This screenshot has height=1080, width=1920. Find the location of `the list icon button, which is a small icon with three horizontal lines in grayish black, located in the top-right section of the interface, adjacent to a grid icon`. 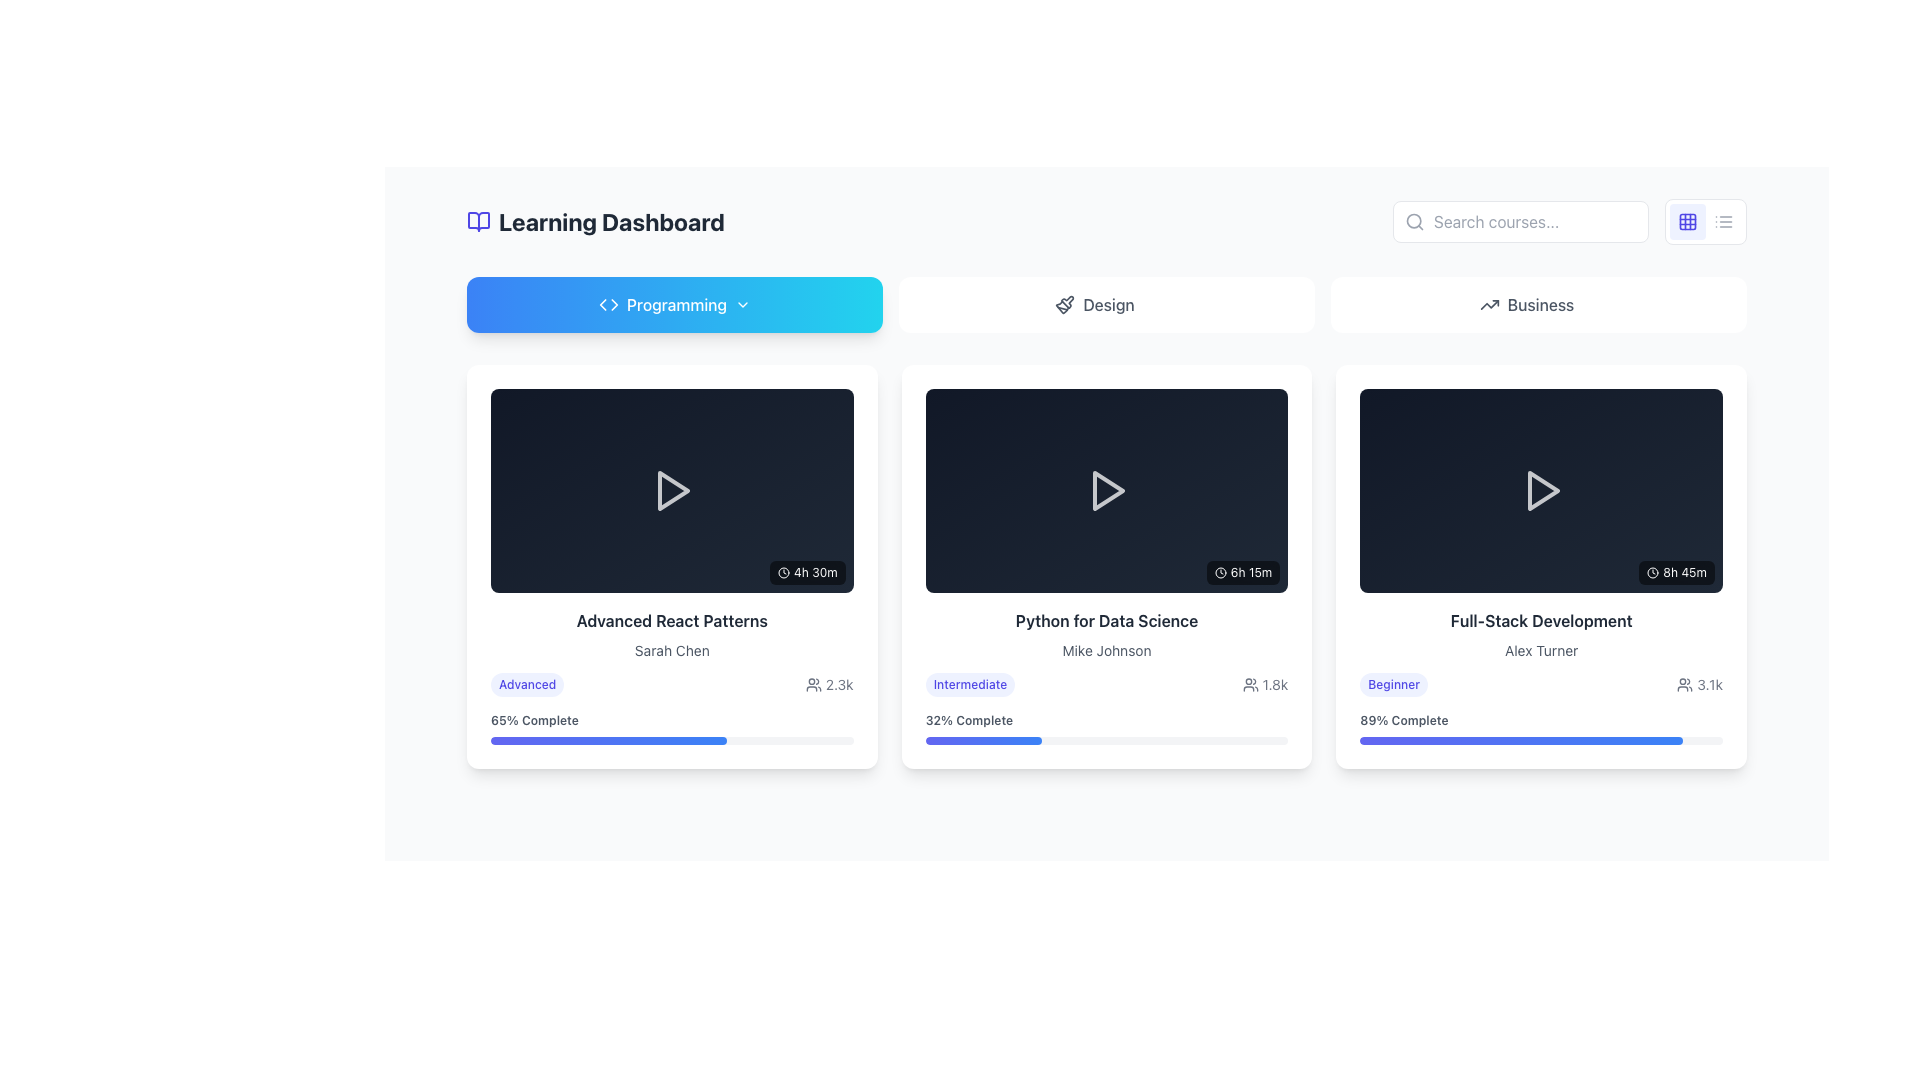

the list icon button, which is a small icon with three horizontal lines in grayish black, located in the top-right section of the interface, adjacent to a grid icon is located at coordinates (1722, 222).